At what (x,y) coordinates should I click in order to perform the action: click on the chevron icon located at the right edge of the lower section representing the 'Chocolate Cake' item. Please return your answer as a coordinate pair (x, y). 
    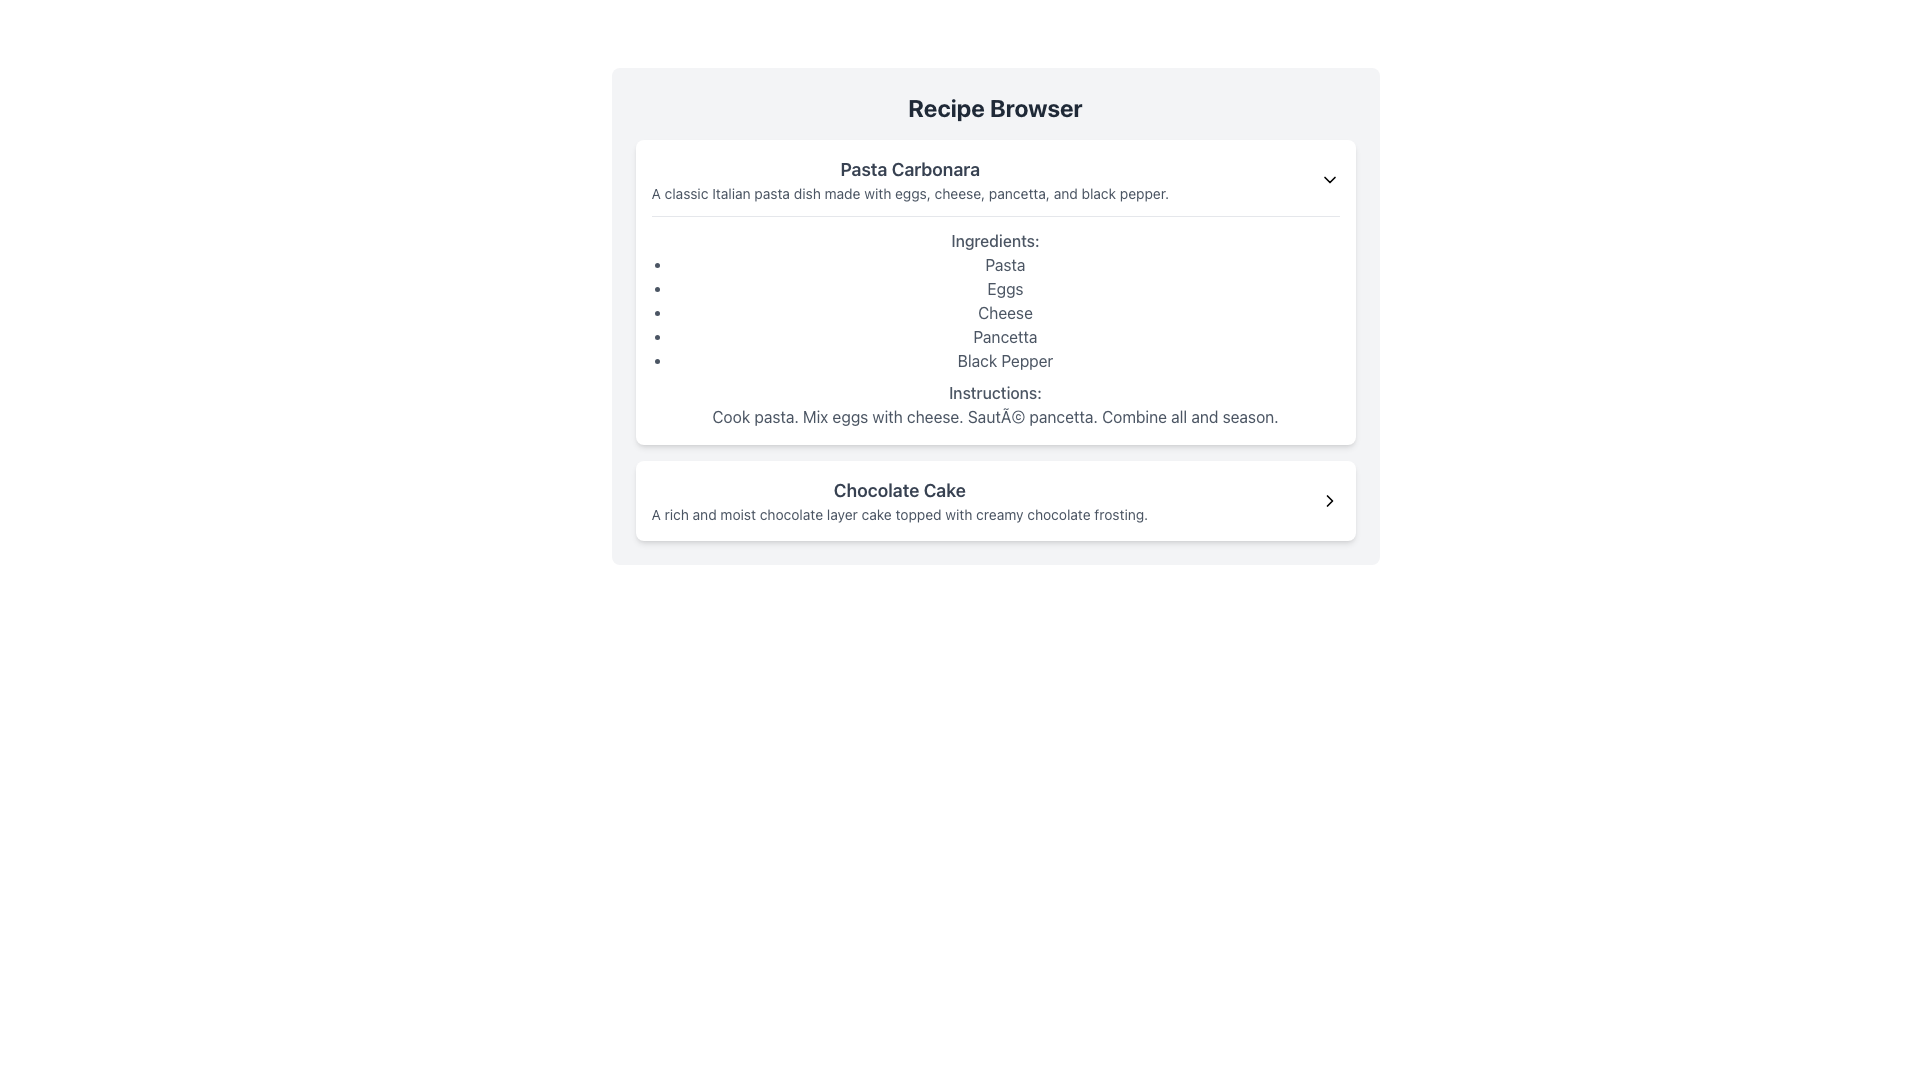
    Looking at the image, I should click on (1329, 500).